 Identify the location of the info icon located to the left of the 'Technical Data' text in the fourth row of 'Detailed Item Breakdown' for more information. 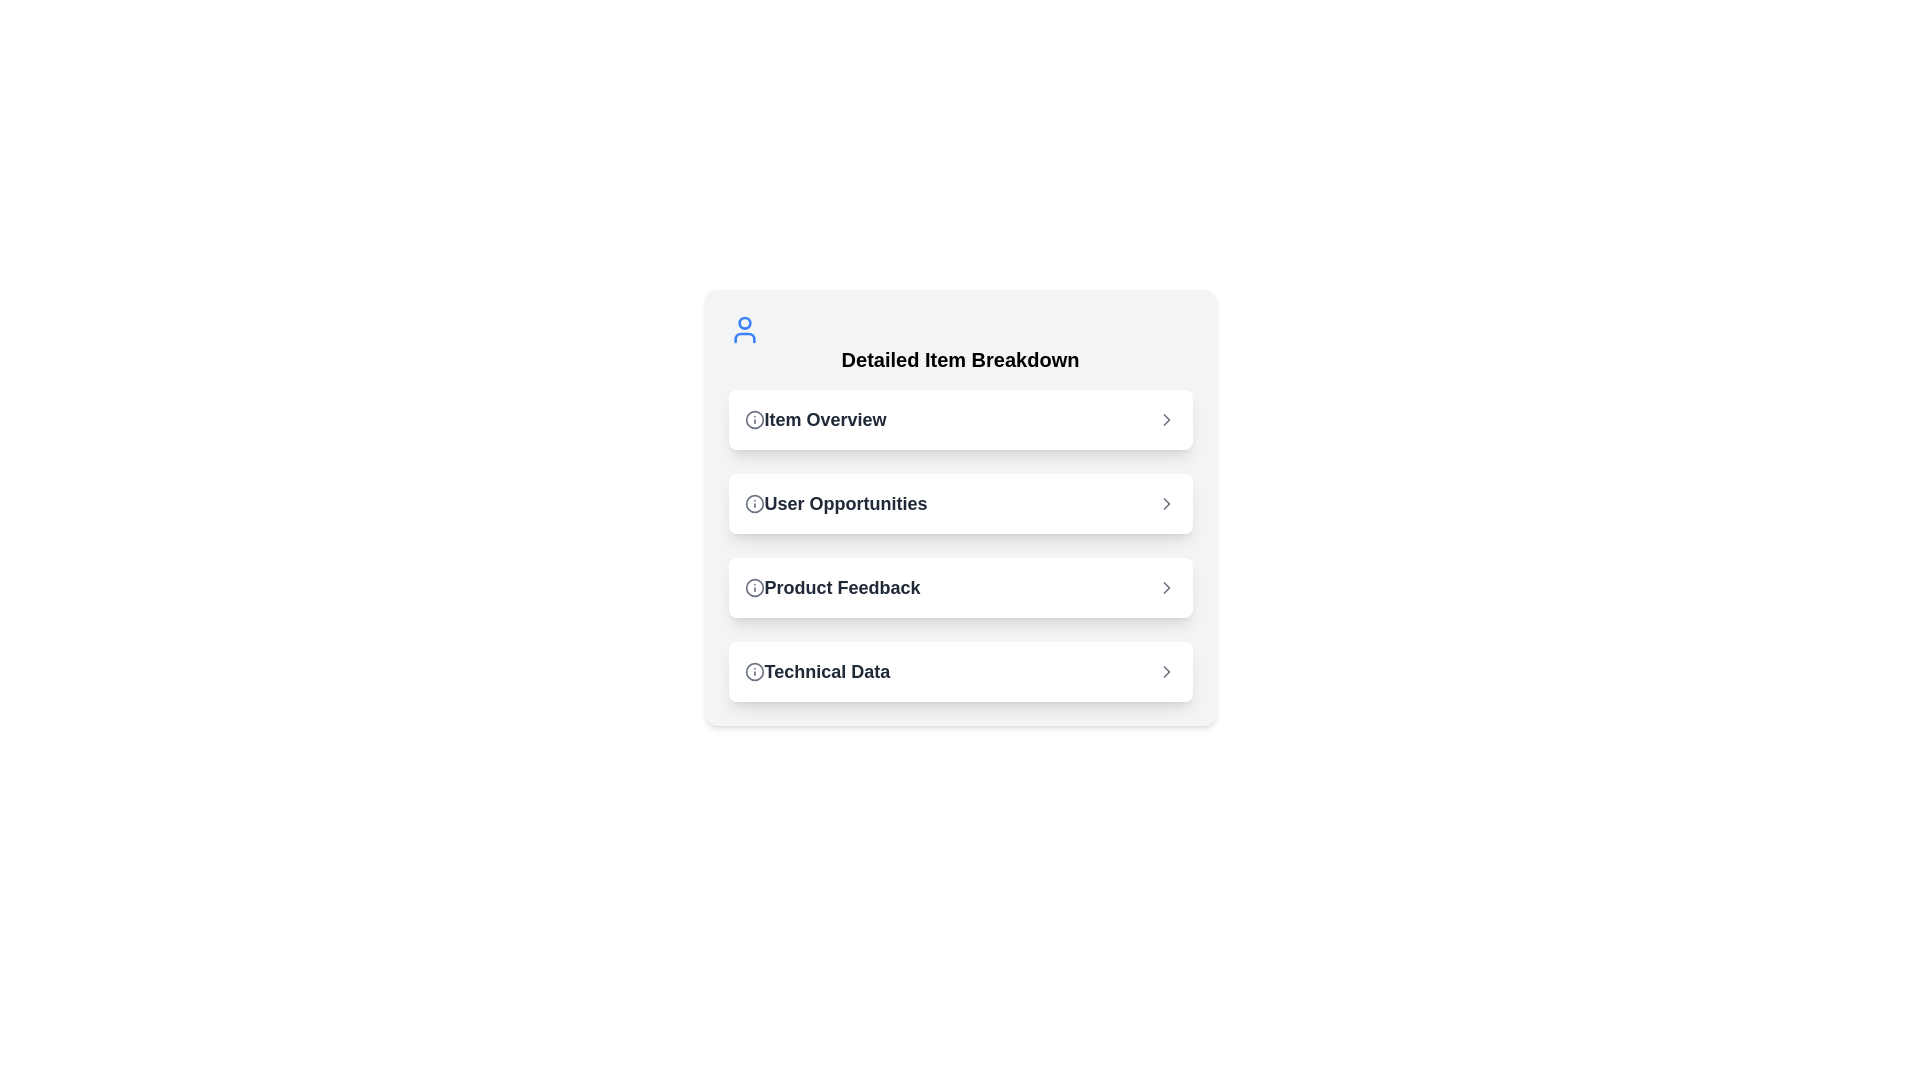
(753, 671).